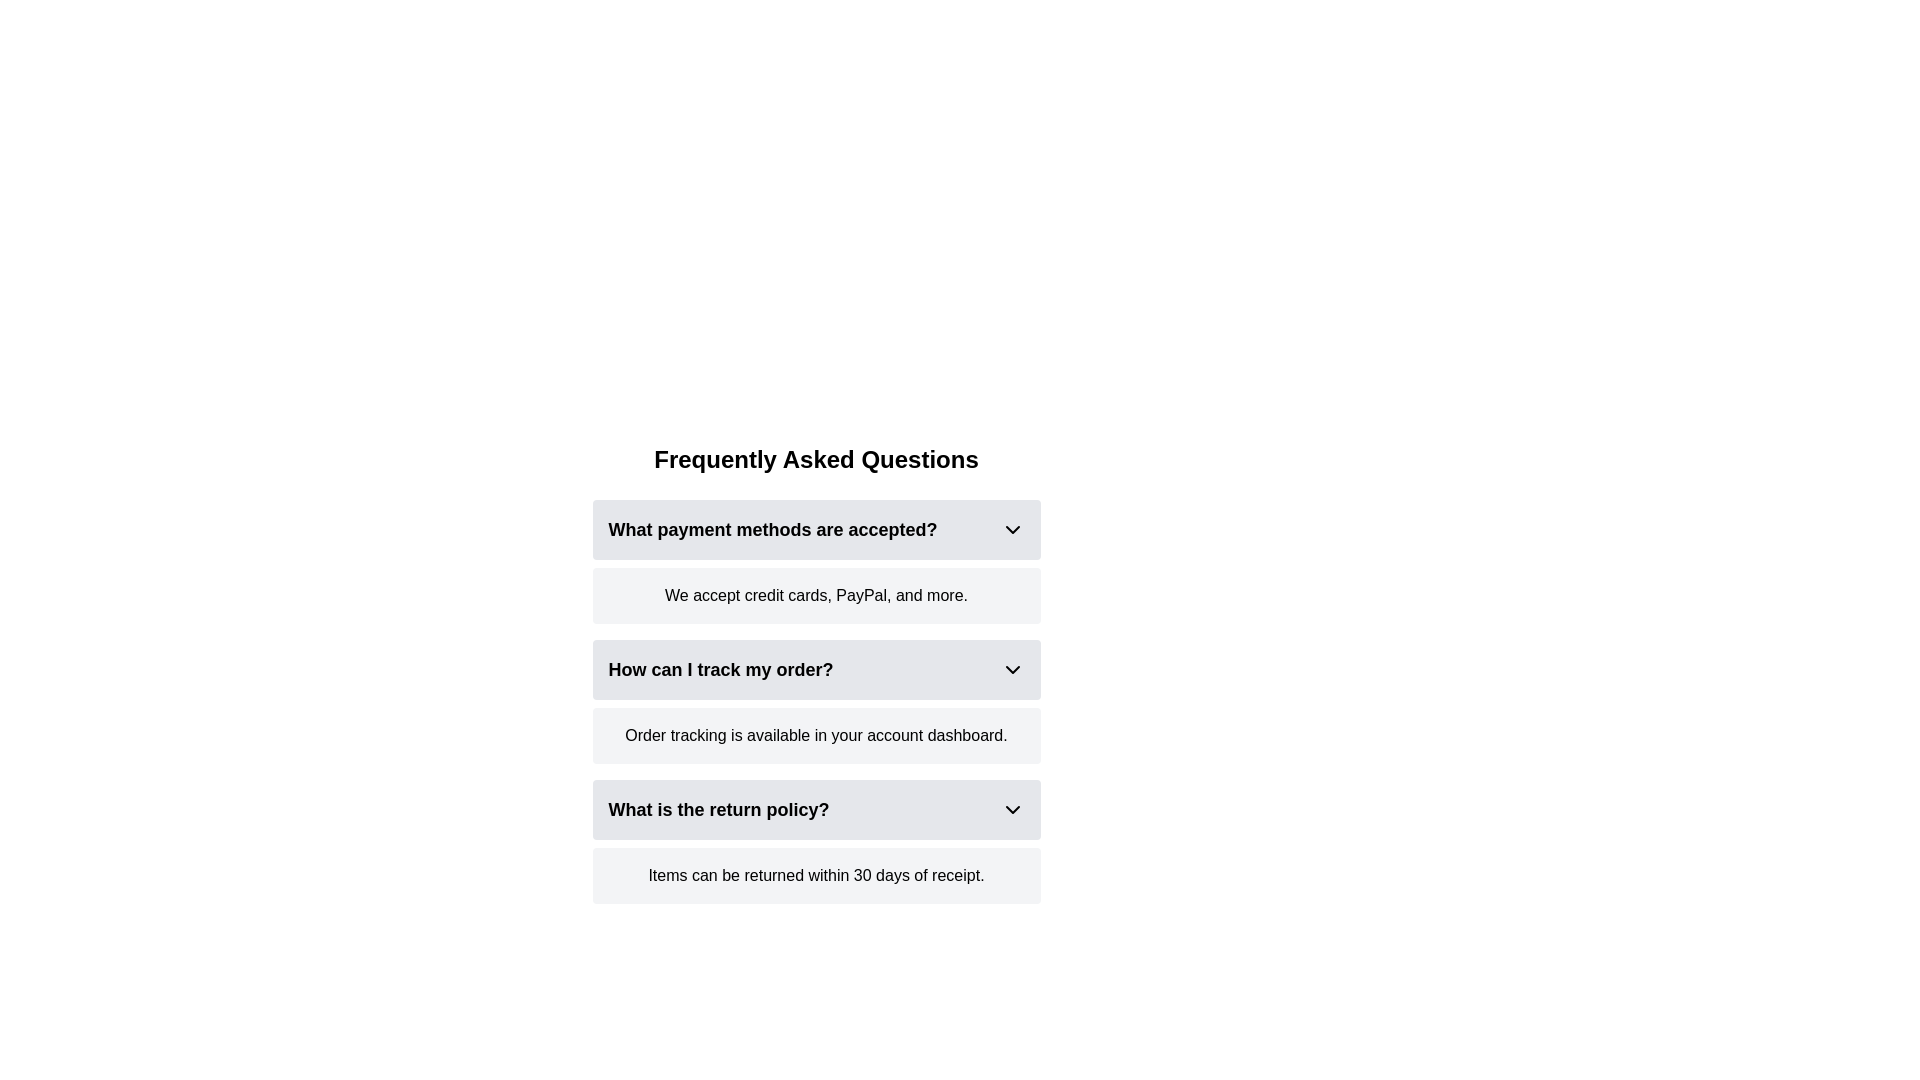  I want to click on the Collapsible FAQ item located between 'What payment methods are accepted?' and 'What is the return policy?', so click(816, 701).